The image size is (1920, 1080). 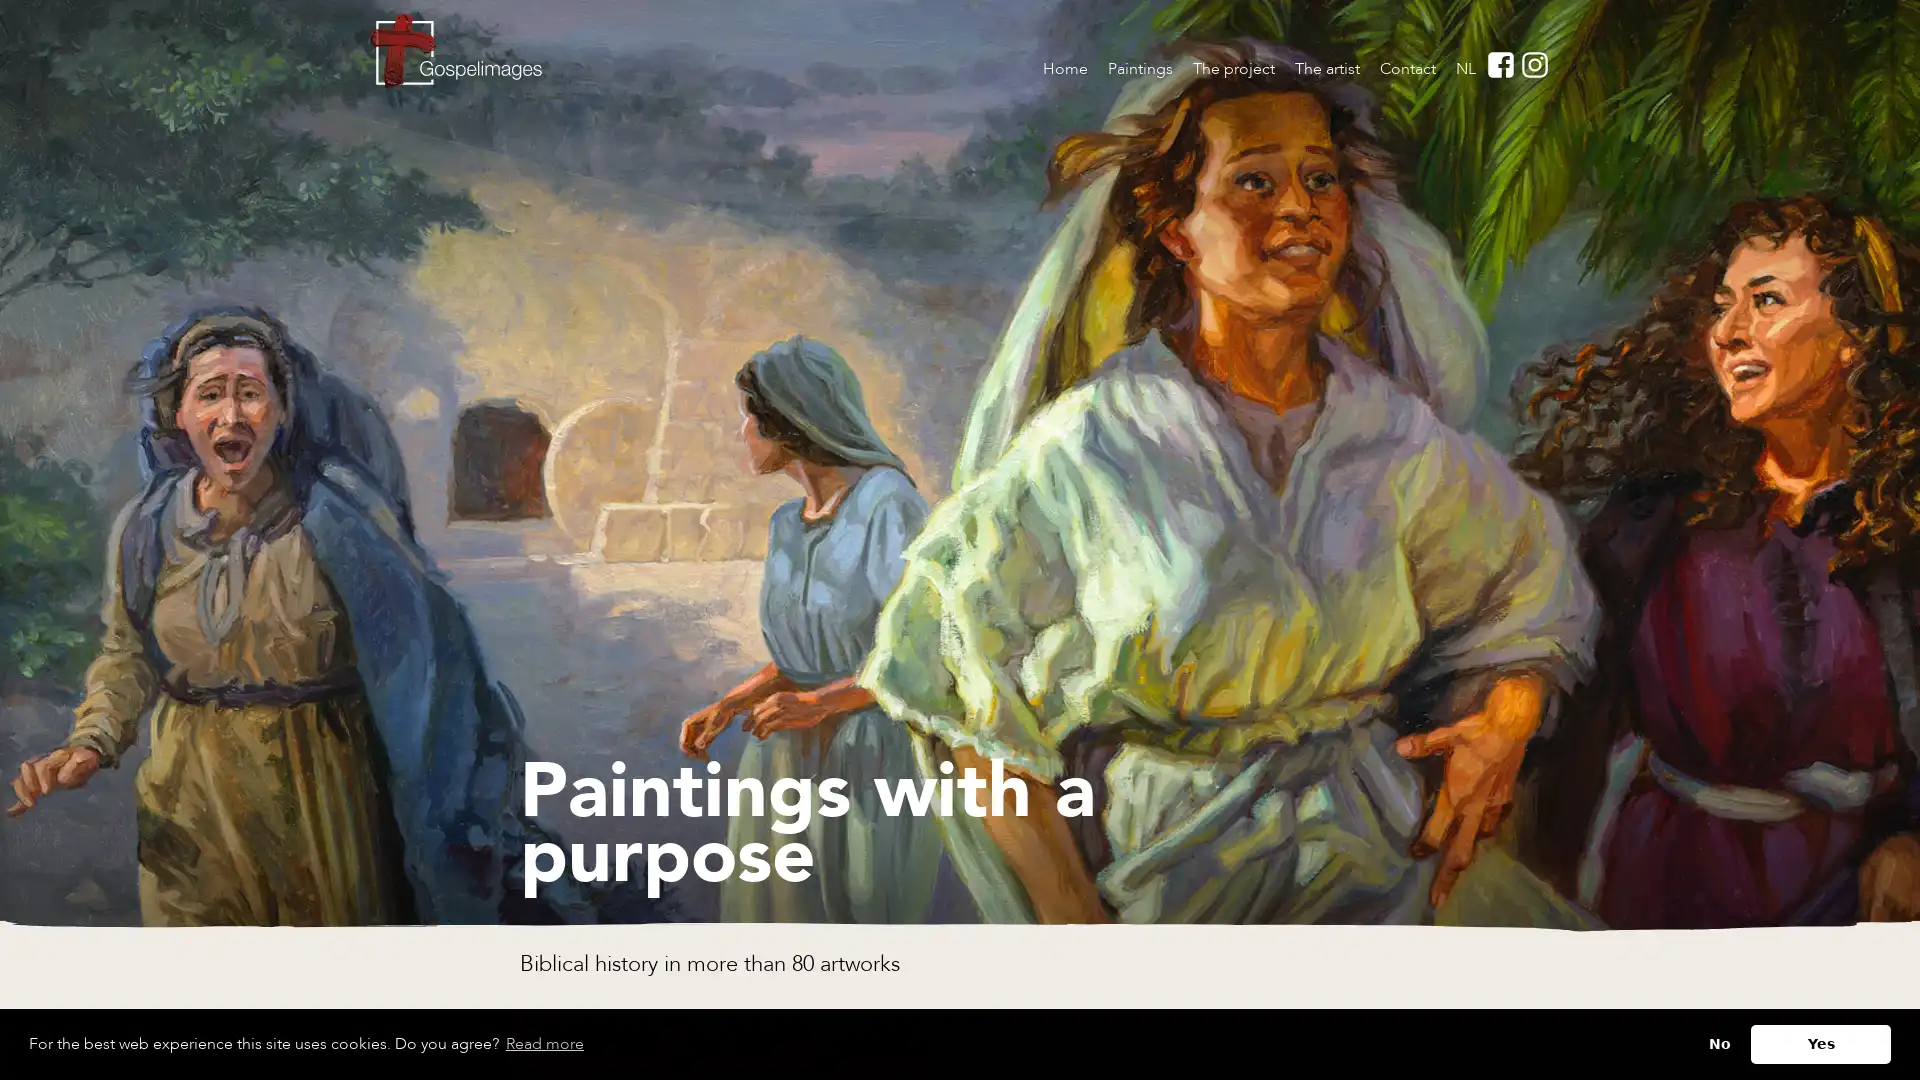 I want to click on deny cookies, so click(x=1717, y=1043).